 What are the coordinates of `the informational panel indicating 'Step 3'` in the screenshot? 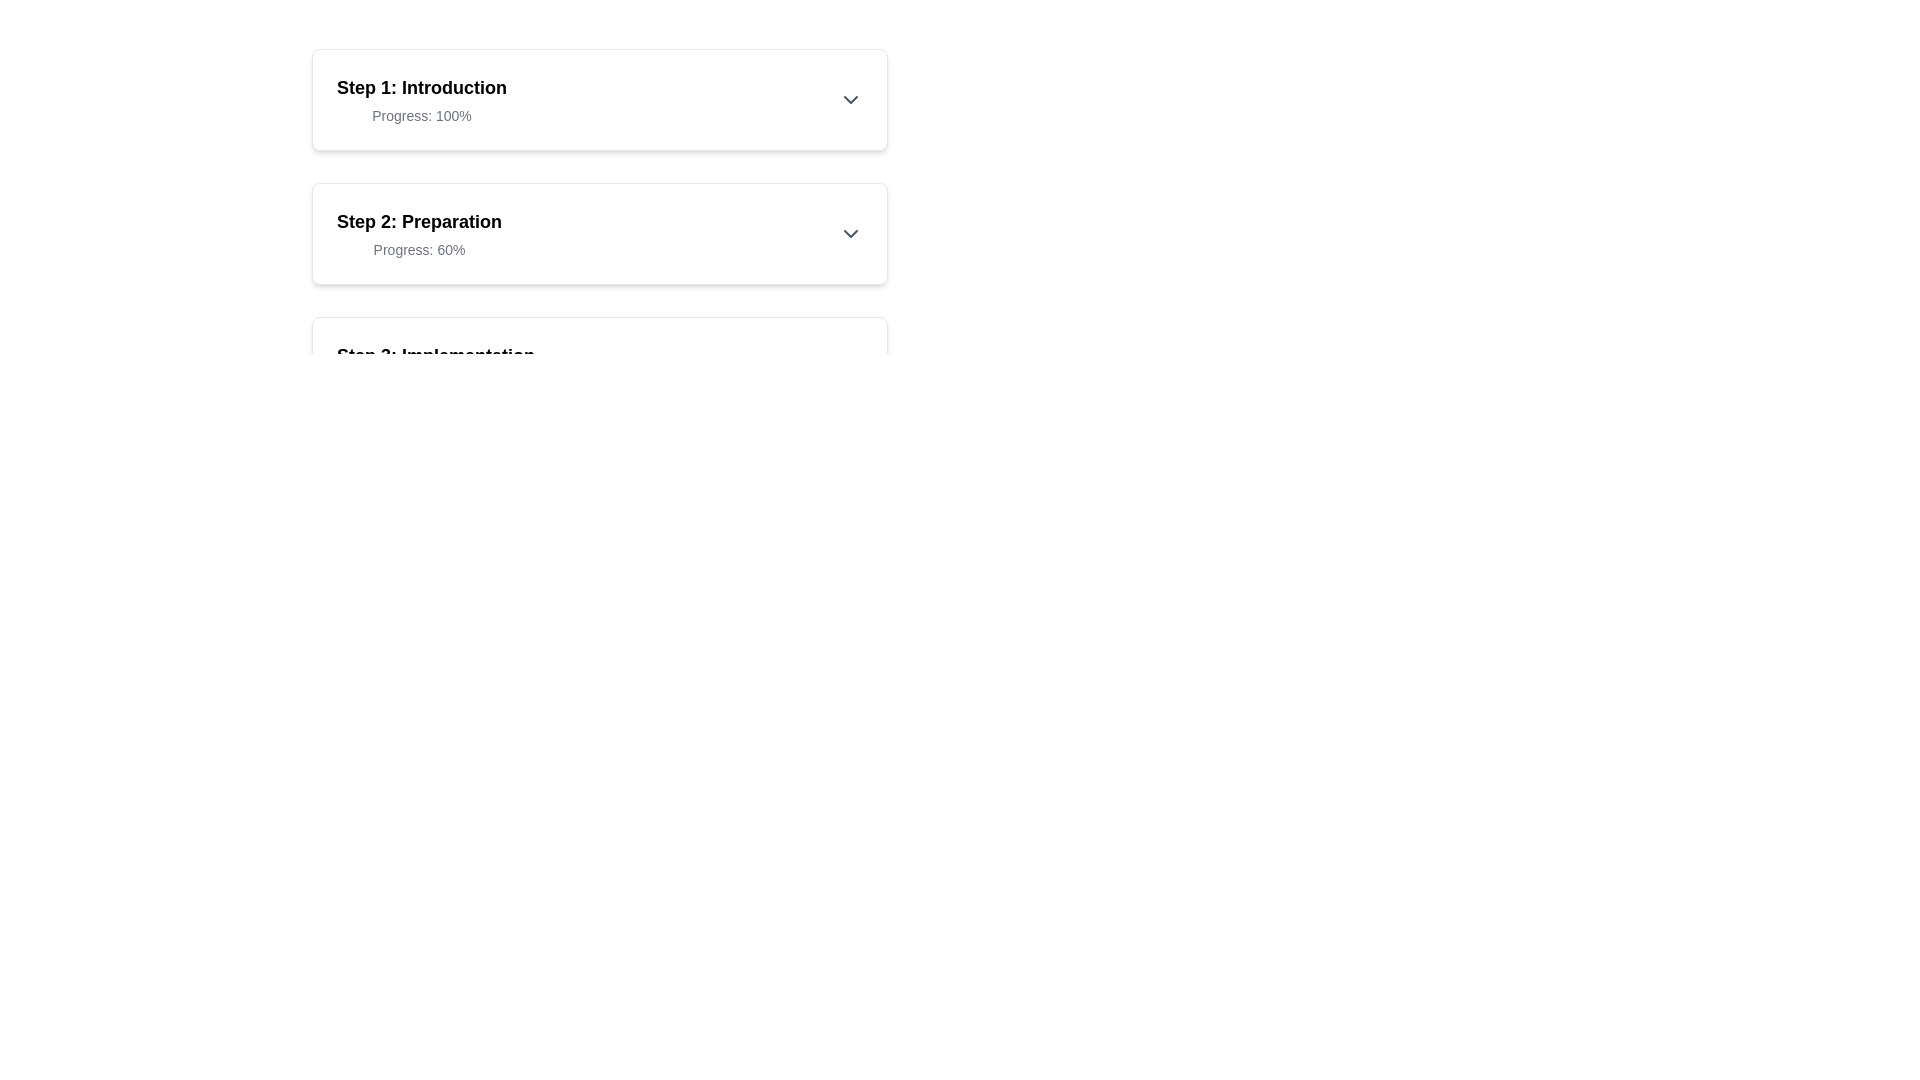 It's located at (599, 367).